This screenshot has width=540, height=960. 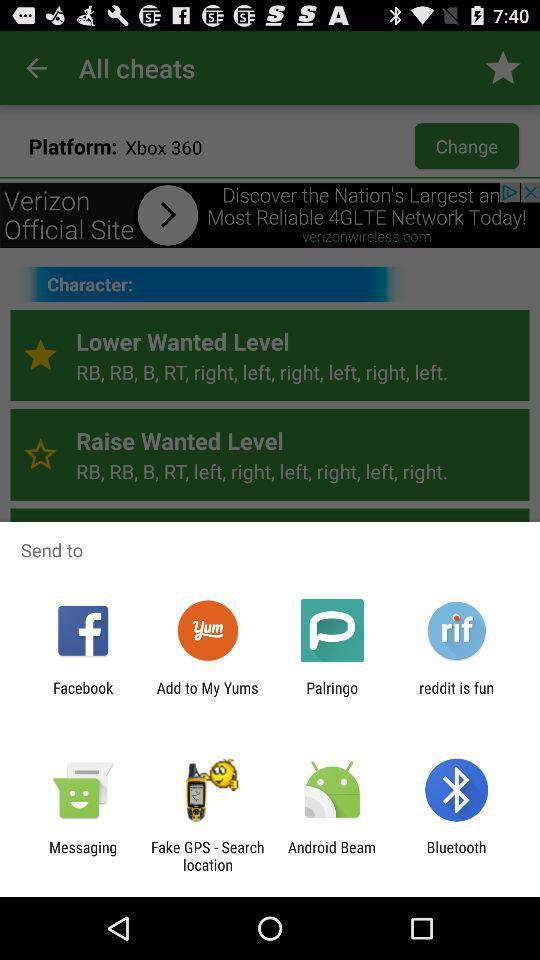 What do you see at coordinates (456, 855) in the screenshot?
I see `app to the right of the android beam` at bounding box center [456, 855].